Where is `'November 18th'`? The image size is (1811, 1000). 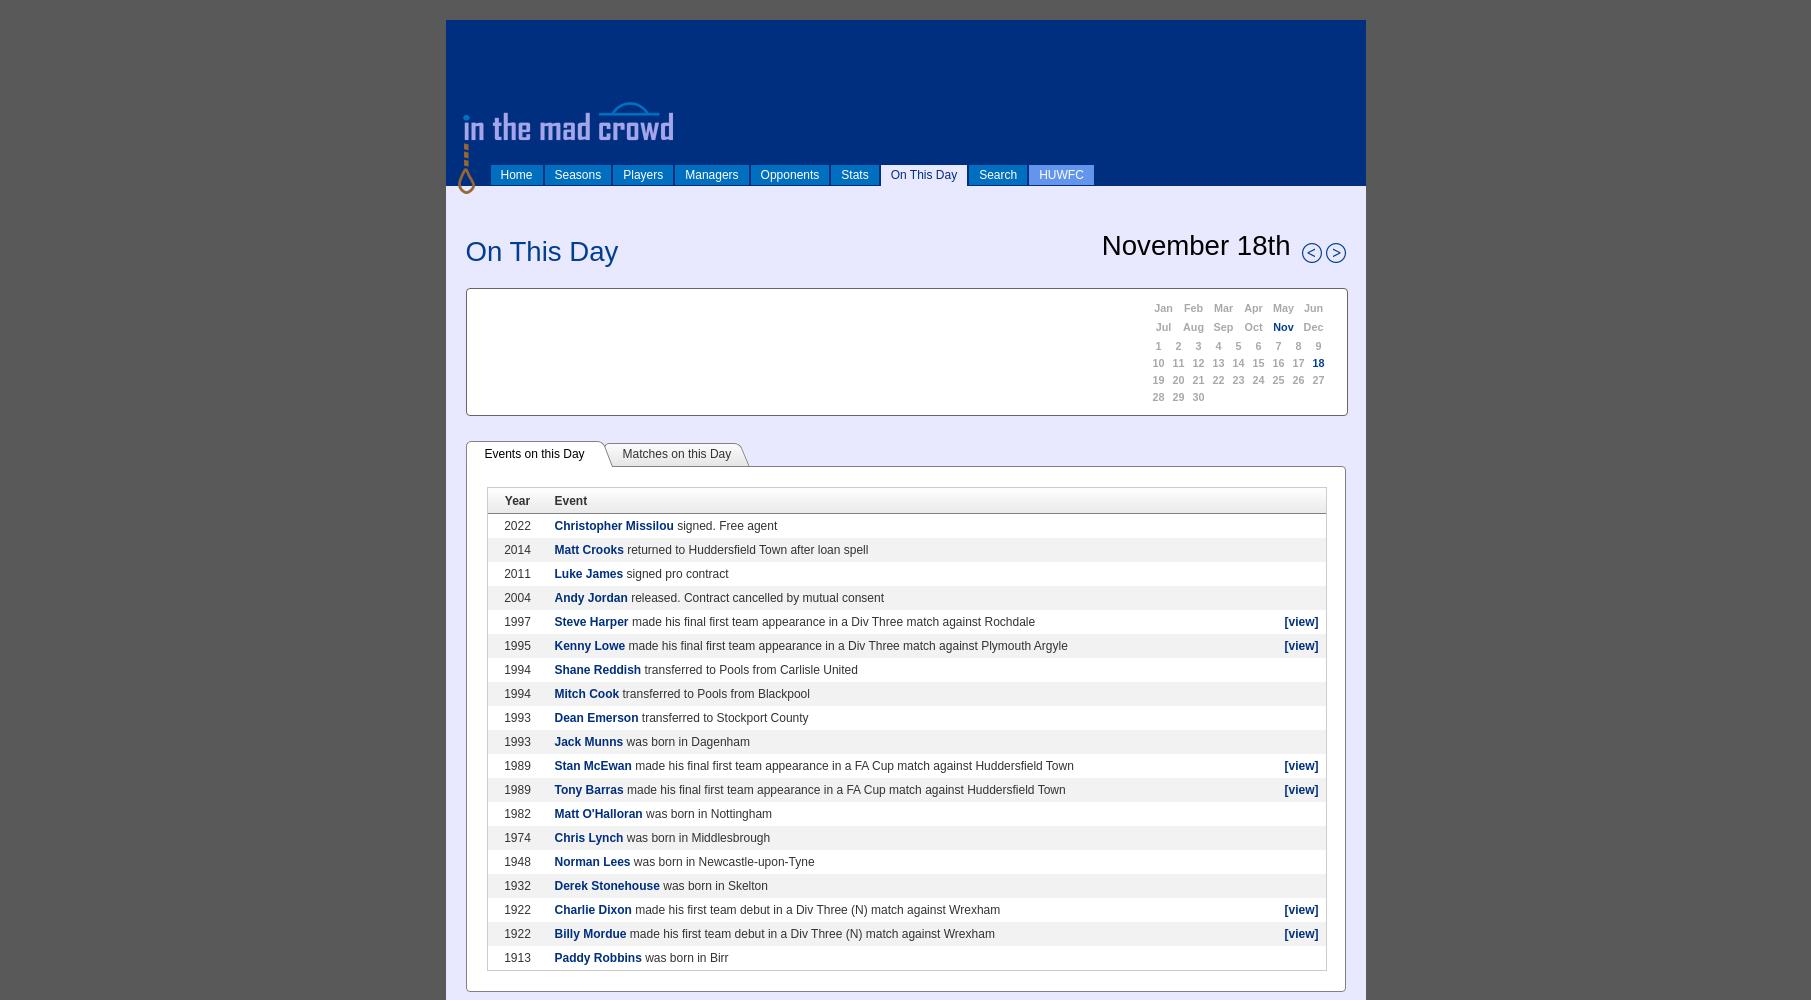
'November 18th' is located at coordinates (1194, 244).